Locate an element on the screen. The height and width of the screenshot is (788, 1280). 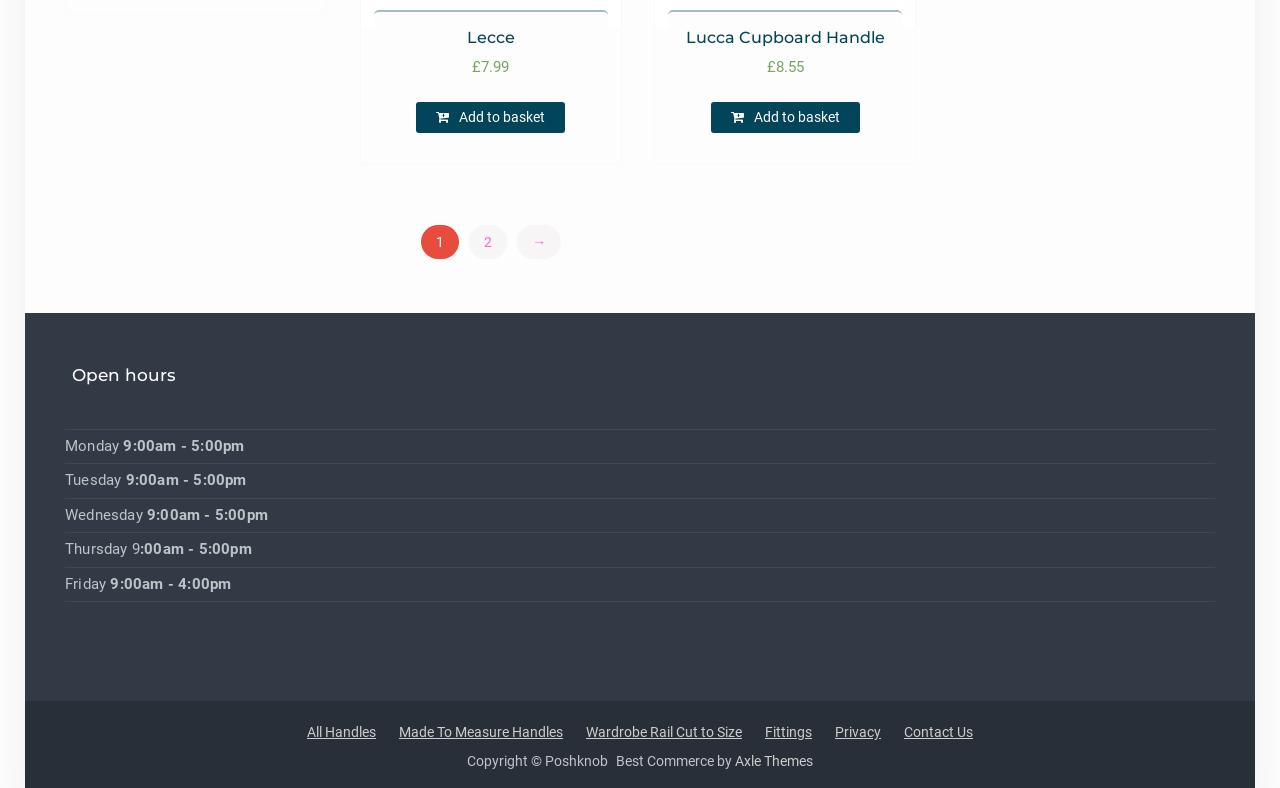
'7.99' is located at coordinates (494, 65).